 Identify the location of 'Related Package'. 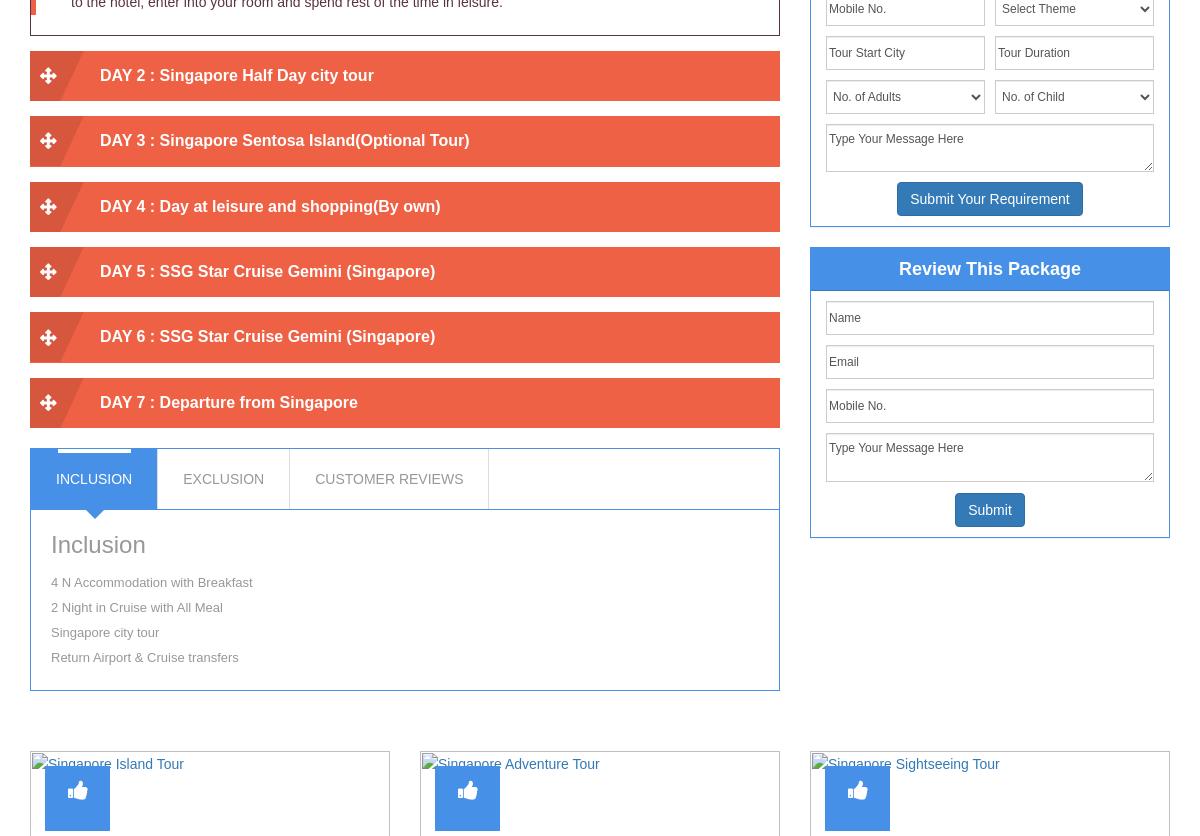
(598, 725).